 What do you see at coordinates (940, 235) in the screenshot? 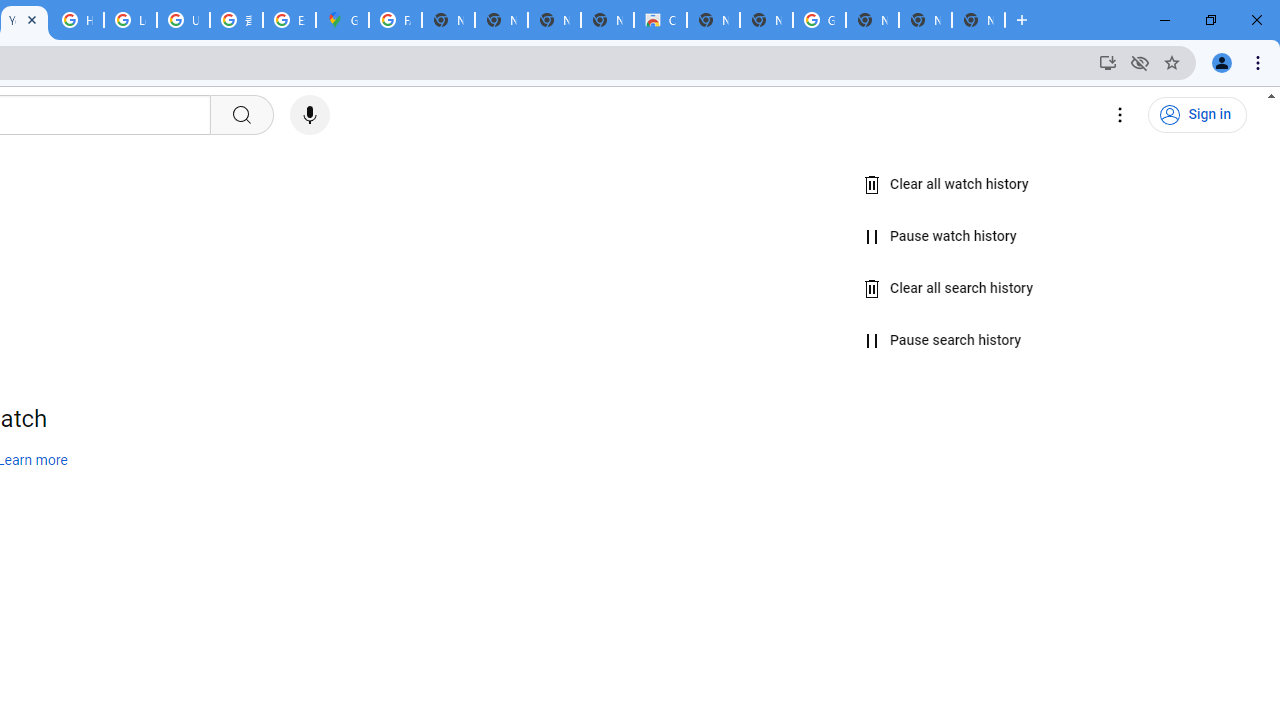
I see `'Pause watch history'` at bounding box center [940, 235].